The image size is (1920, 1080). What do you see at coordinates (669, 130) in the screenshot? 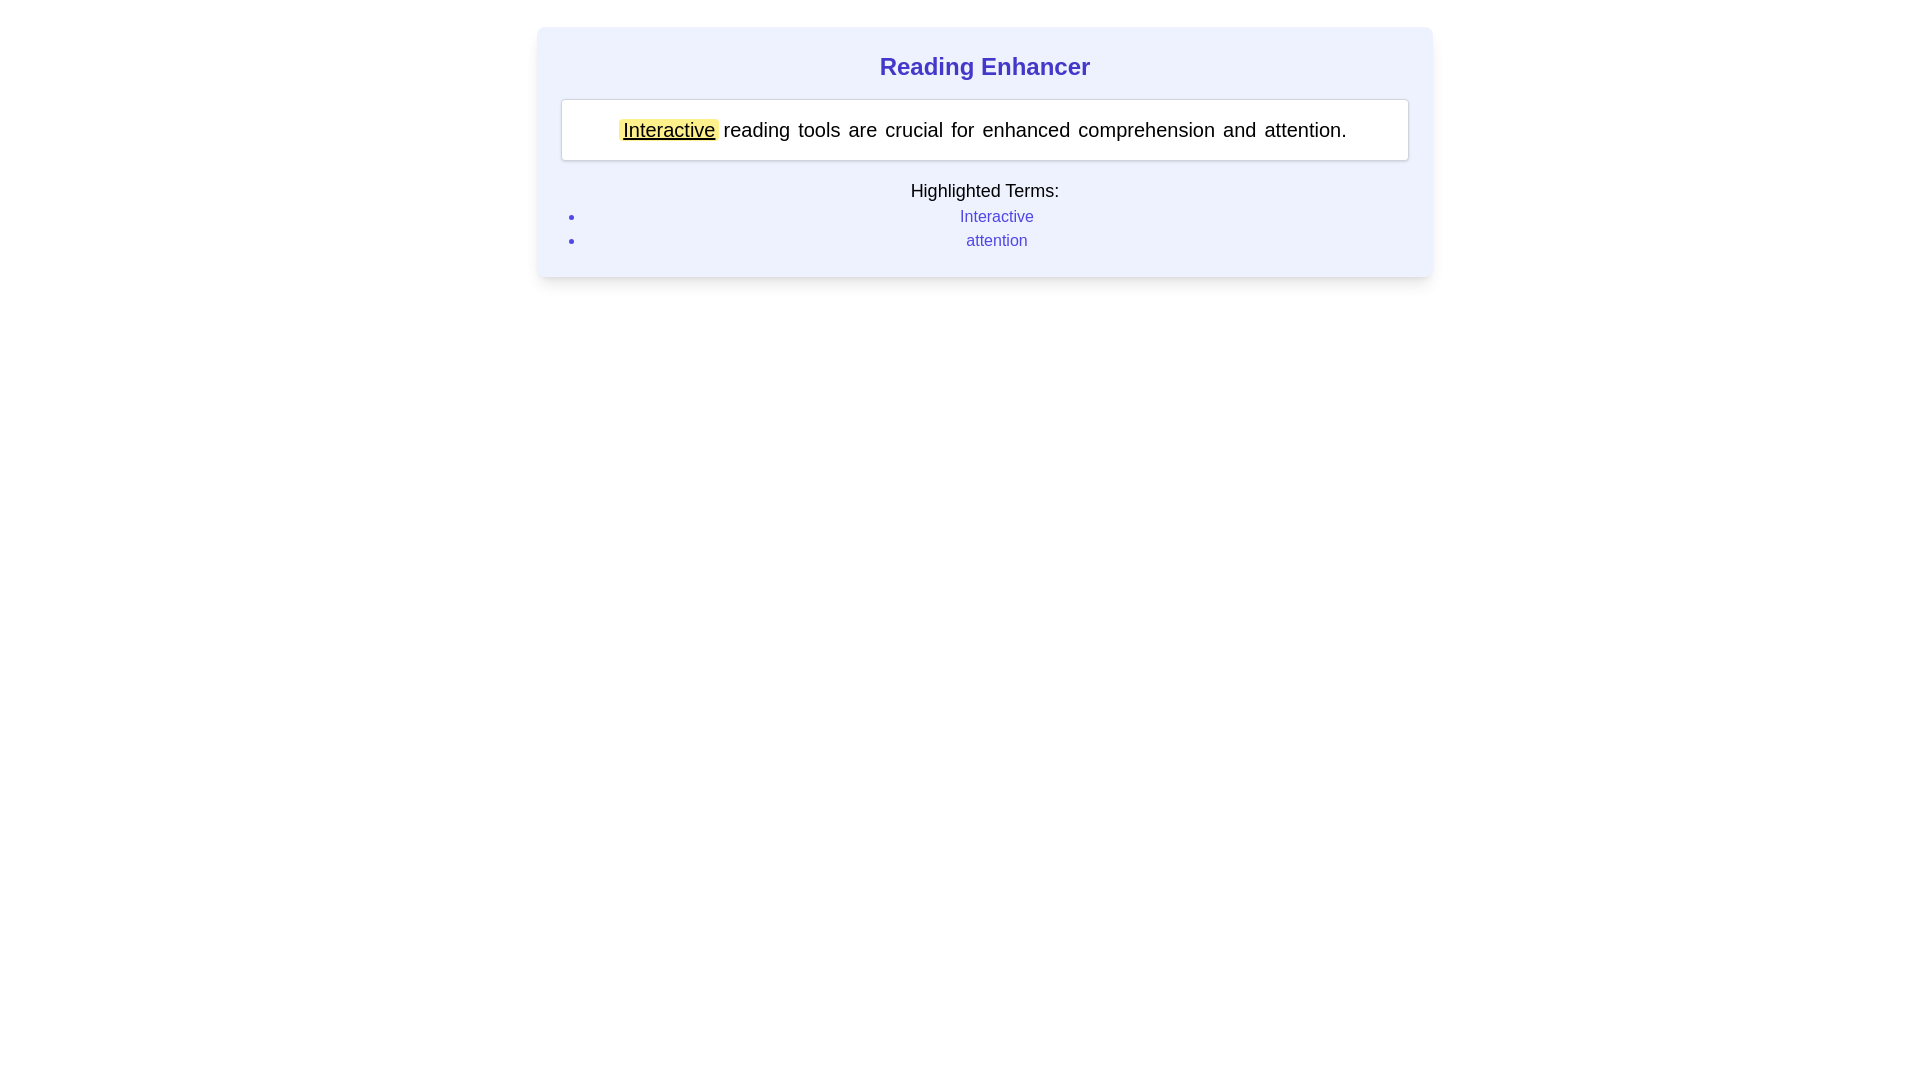
I see `the Stylized Text element with a yellow background, underlined text, and rounded border that contains the text 'Interactive'` at bounding box center [669, 130].